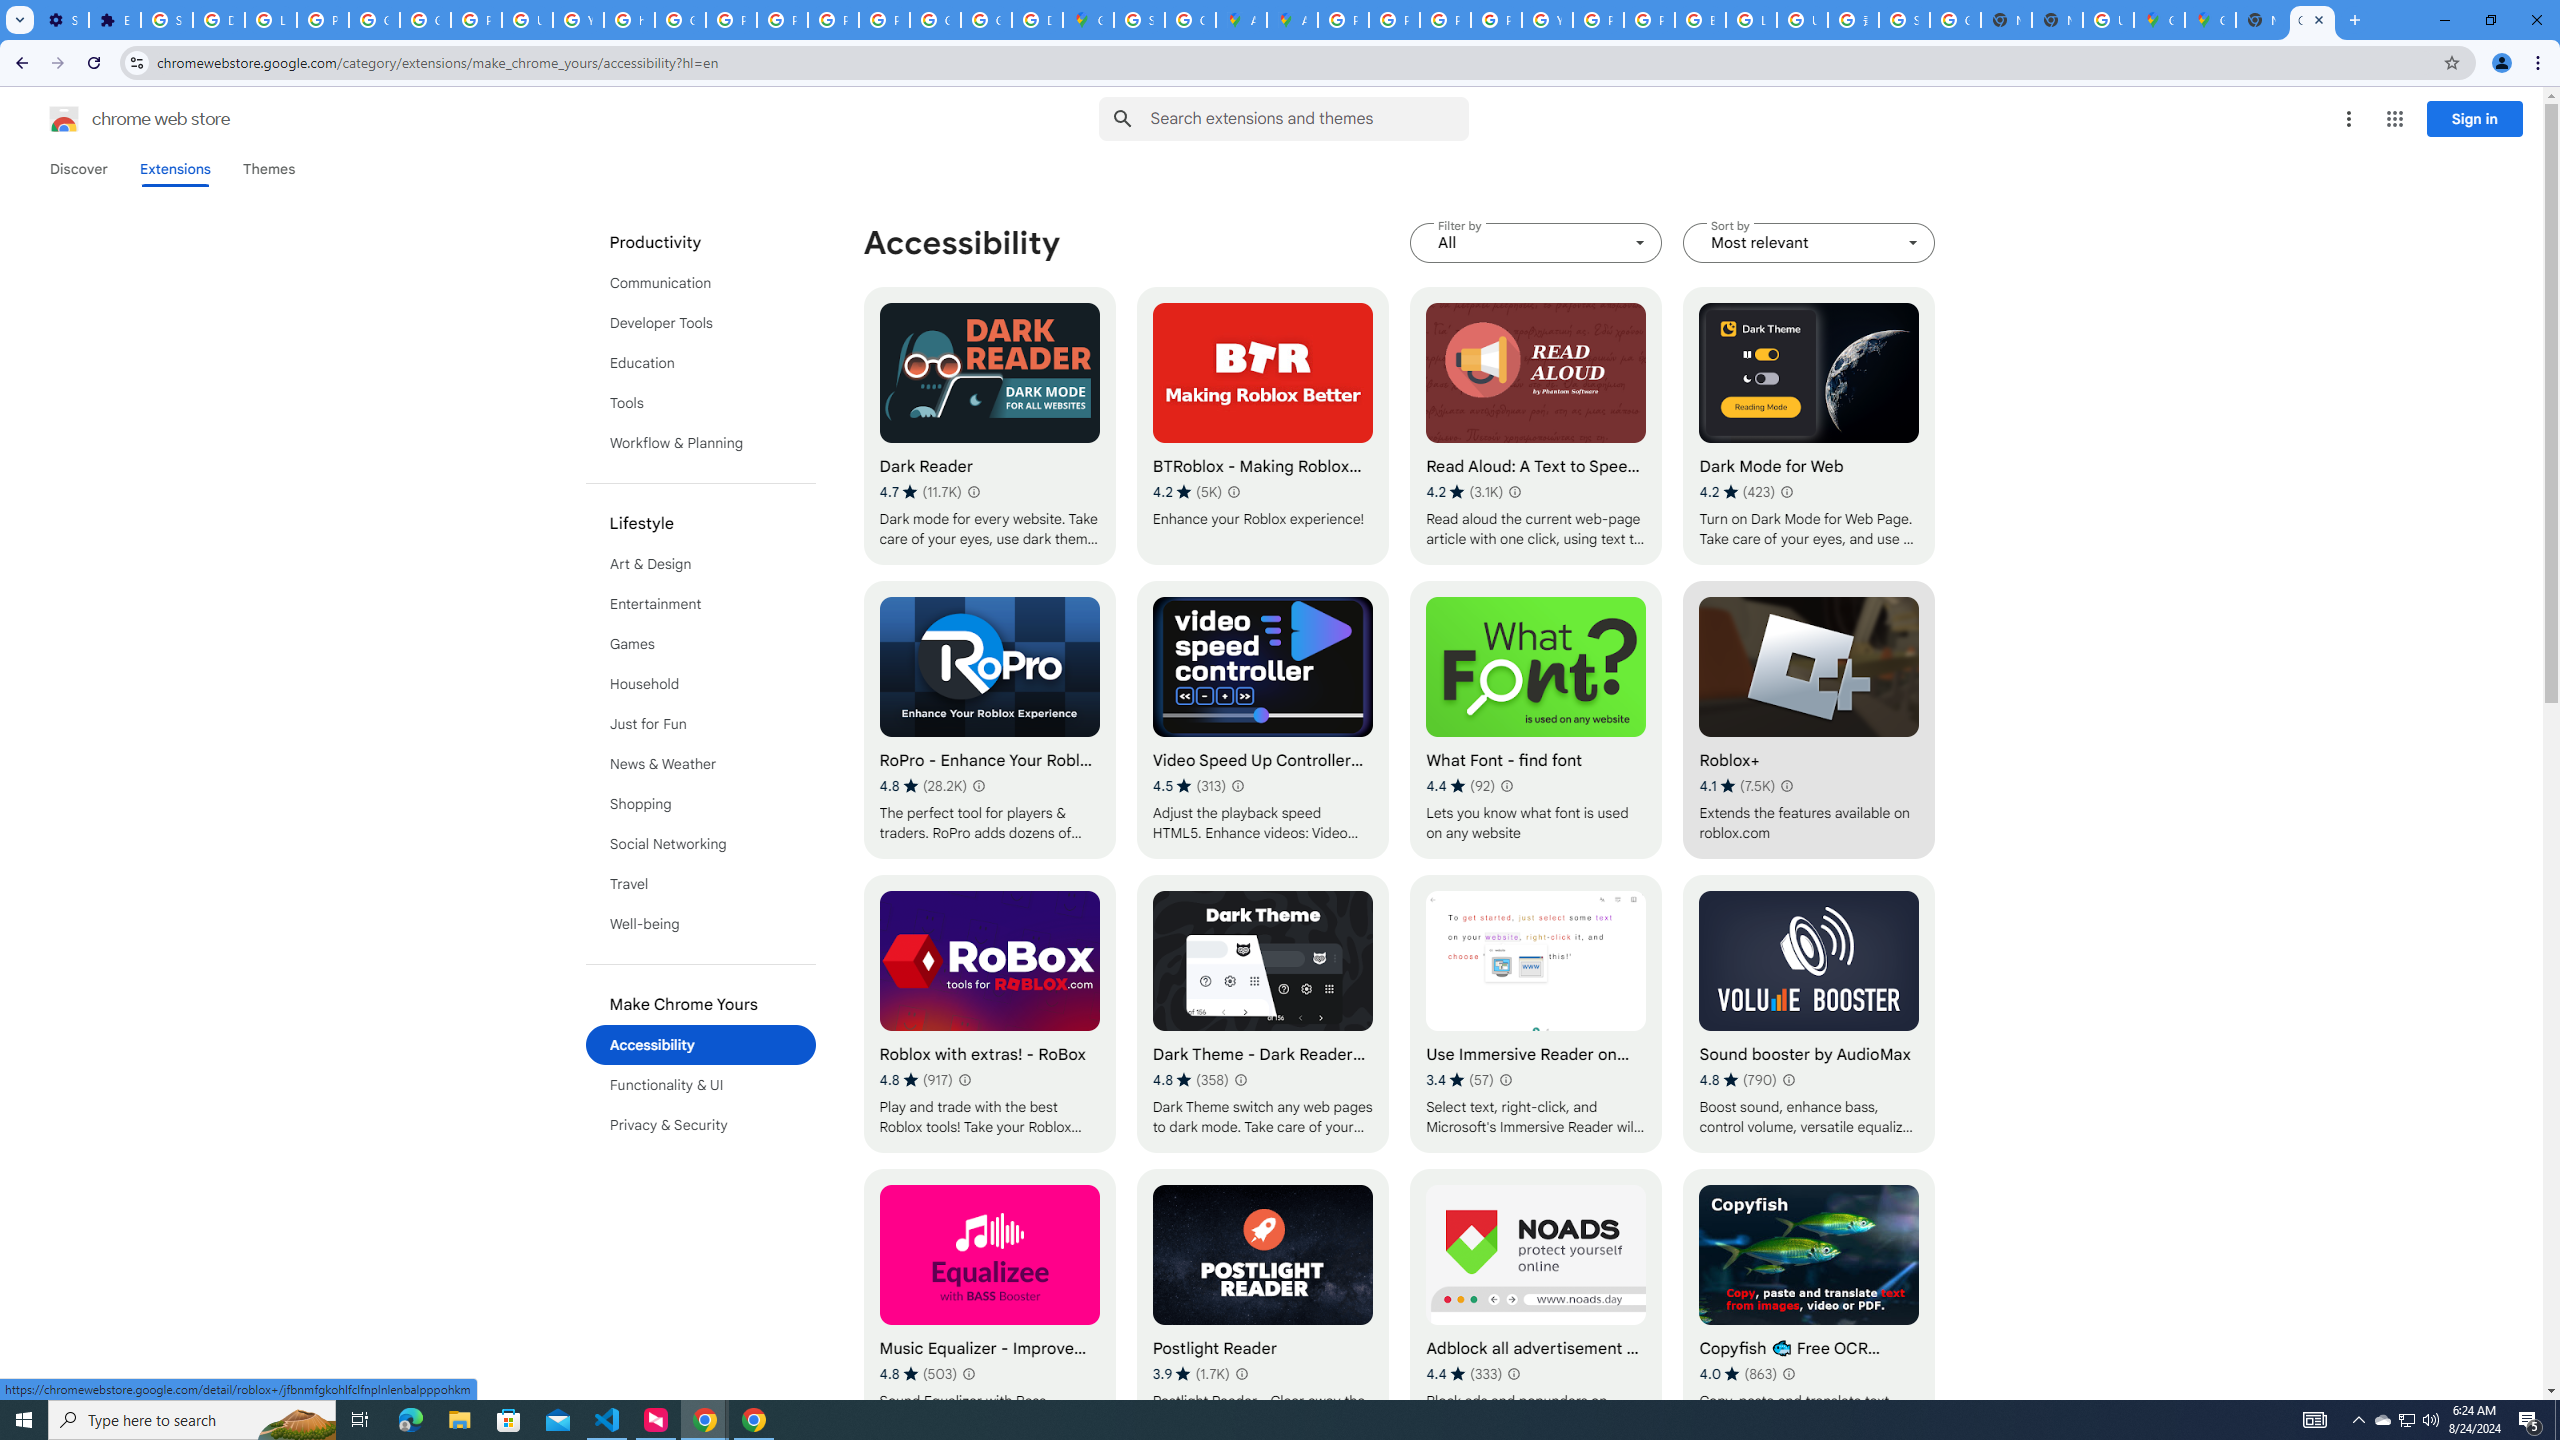  Describe the element at coordinates (988, 1307) in the screenshot. I see `'Music Equalizer - Improve Sound for everyone'` at that location.